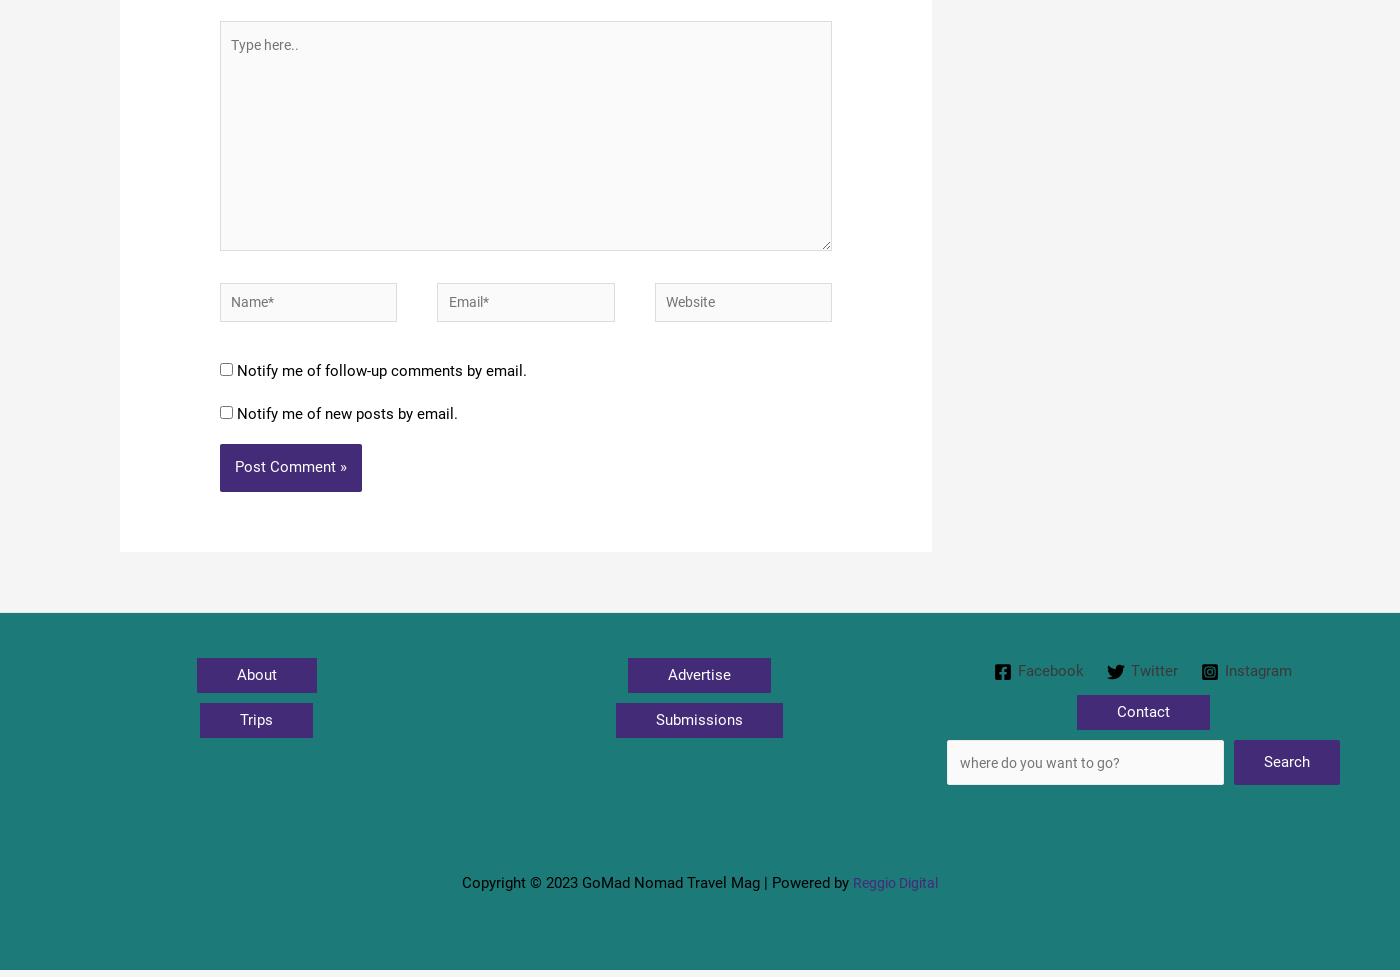 Image resolution: width=1400 pixels, height=977 pixels. Describe the element at coordinates (848, 900) in the screenshot. I see `'Reggio Digital'` at that location.